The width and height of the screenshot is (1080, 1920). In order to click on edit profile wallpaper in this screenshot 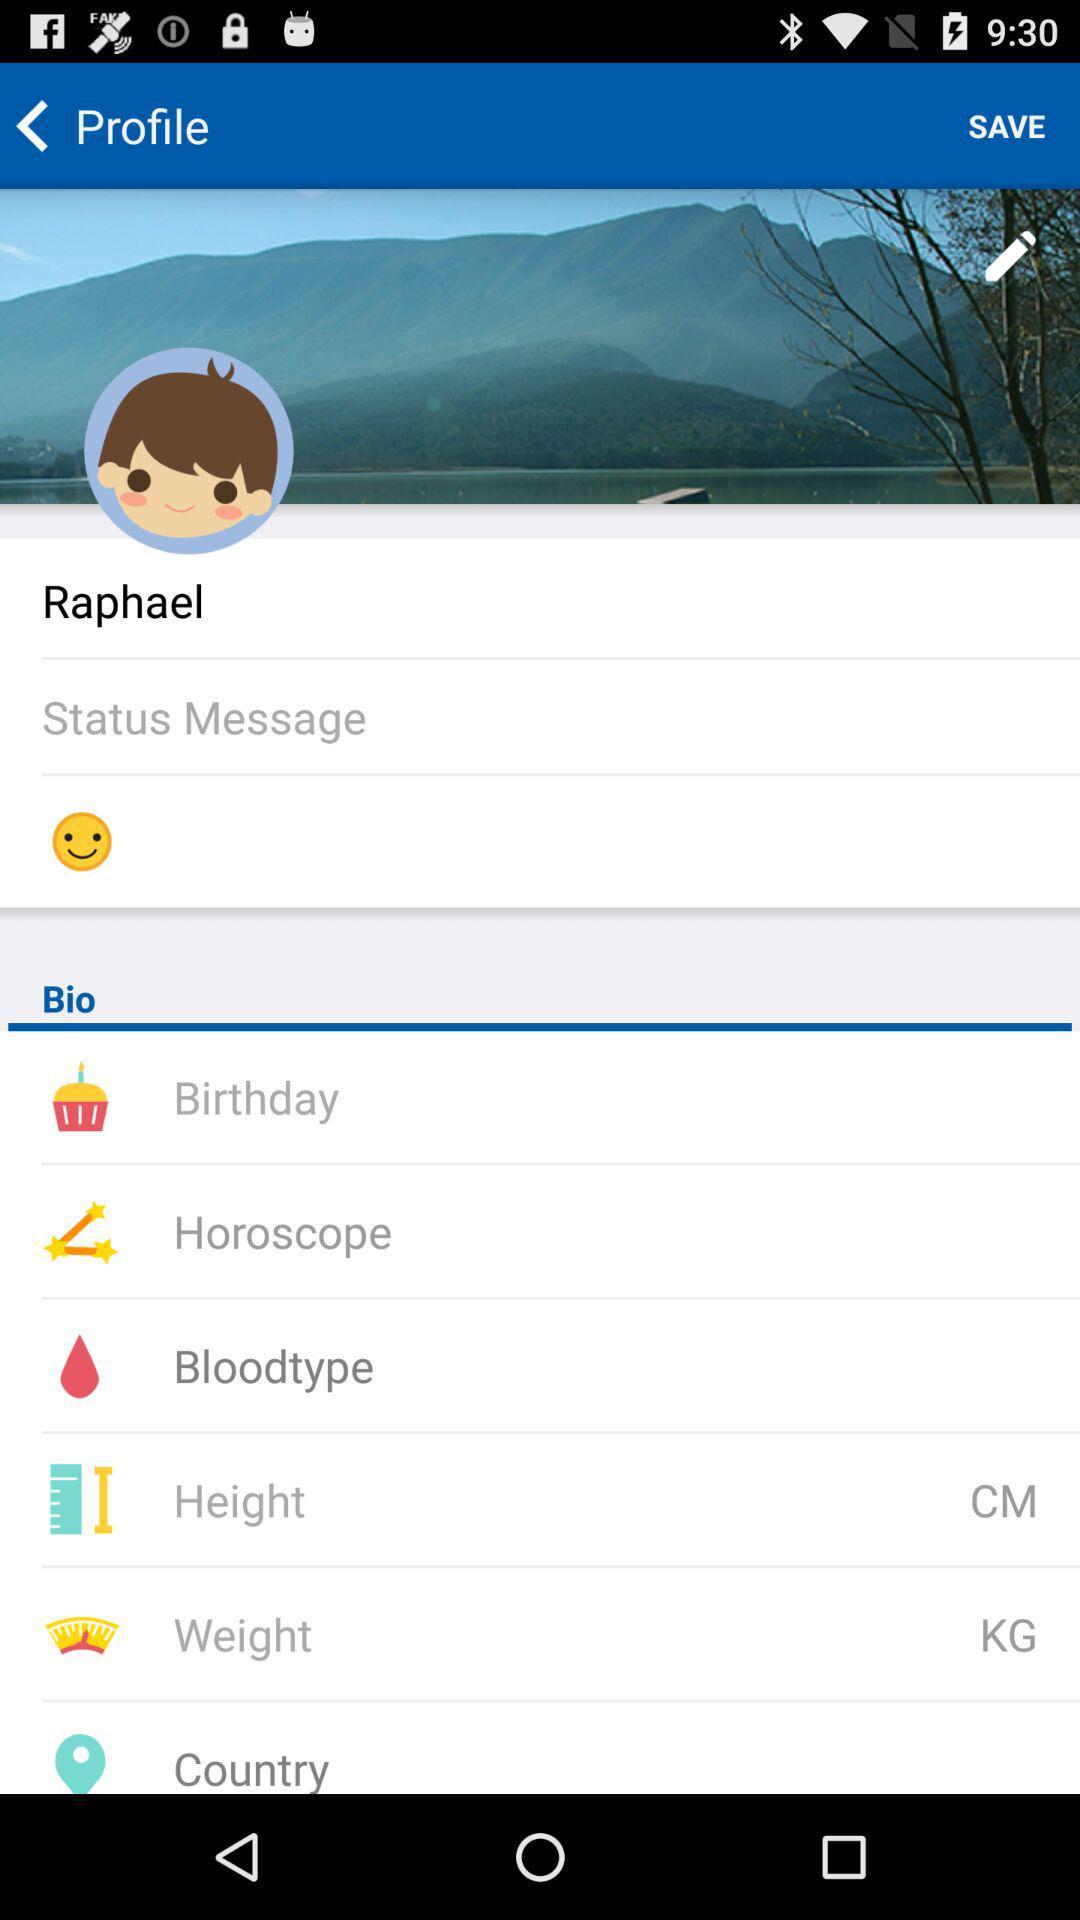, I will do `click(1011, 256)`.